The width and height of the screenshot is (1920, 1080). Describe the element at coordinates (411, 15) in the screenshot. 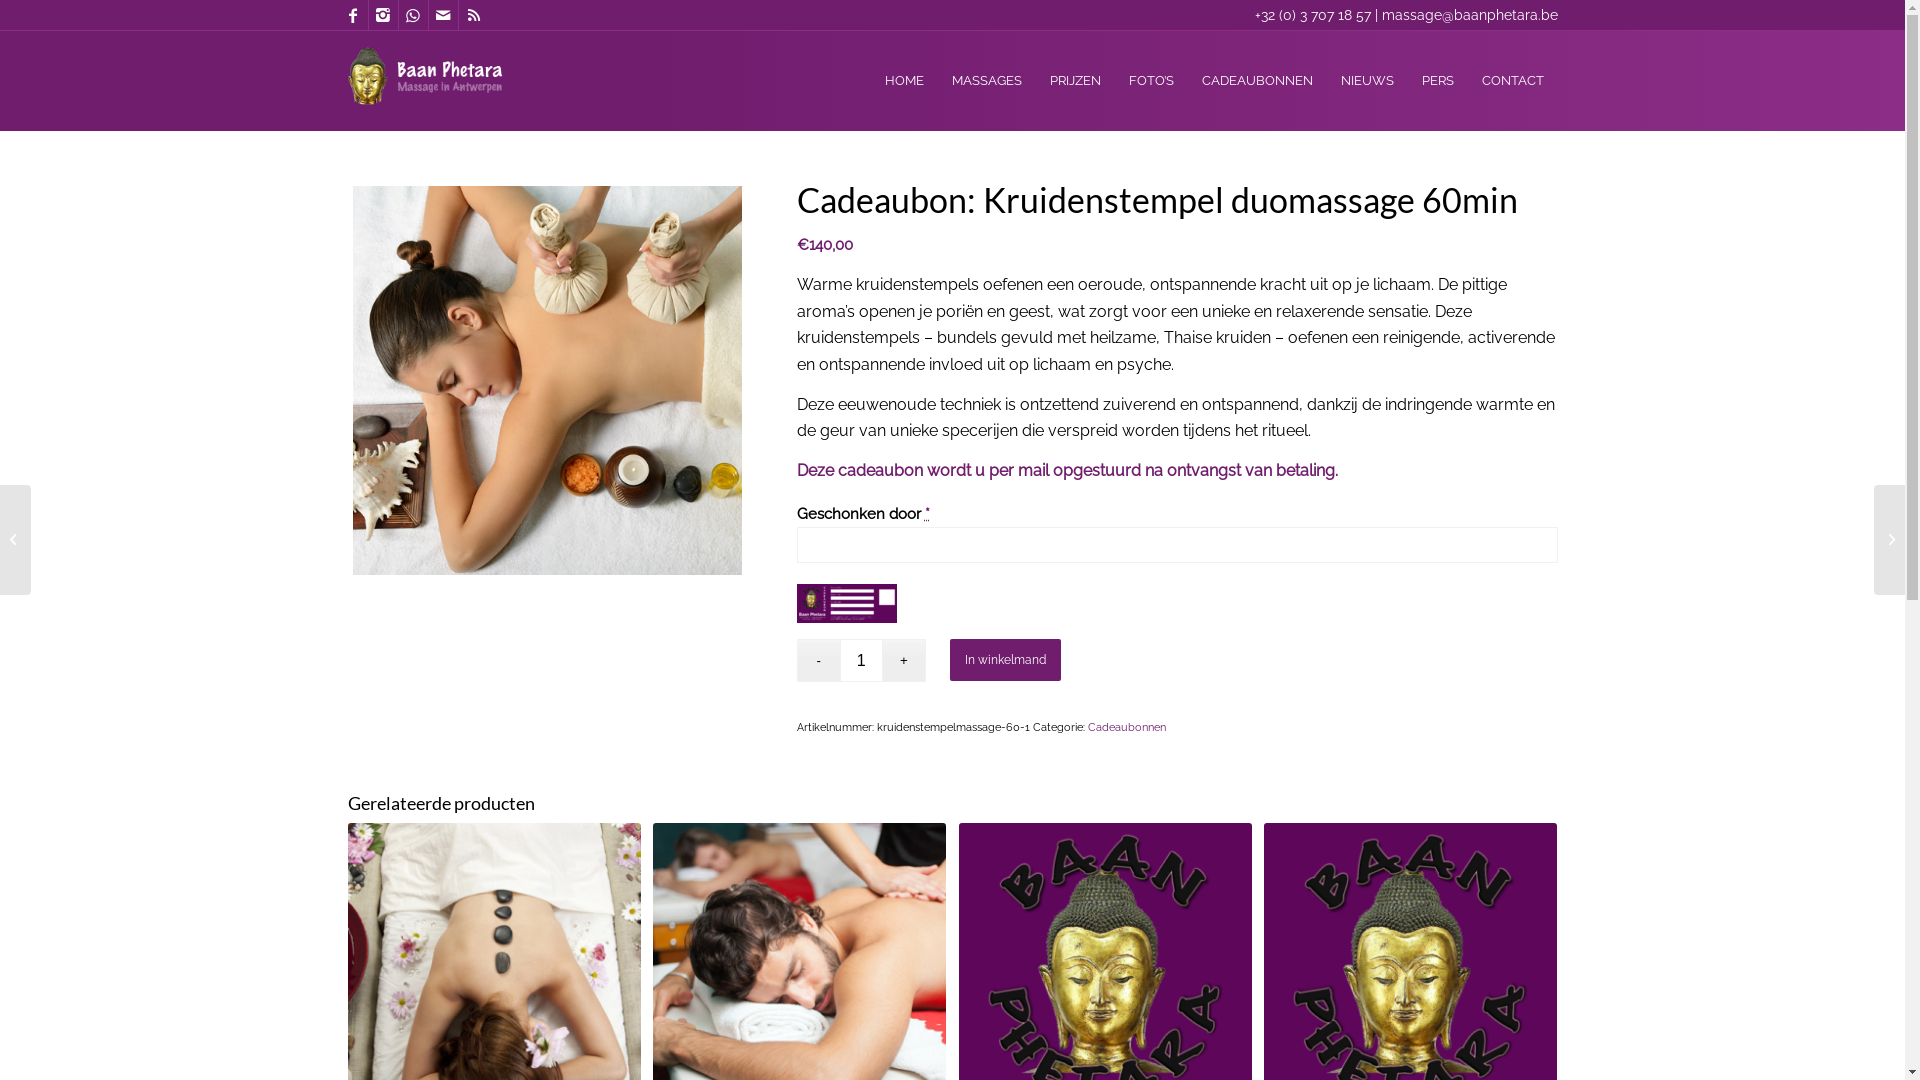

I see `'WhatsApp'` at that location.